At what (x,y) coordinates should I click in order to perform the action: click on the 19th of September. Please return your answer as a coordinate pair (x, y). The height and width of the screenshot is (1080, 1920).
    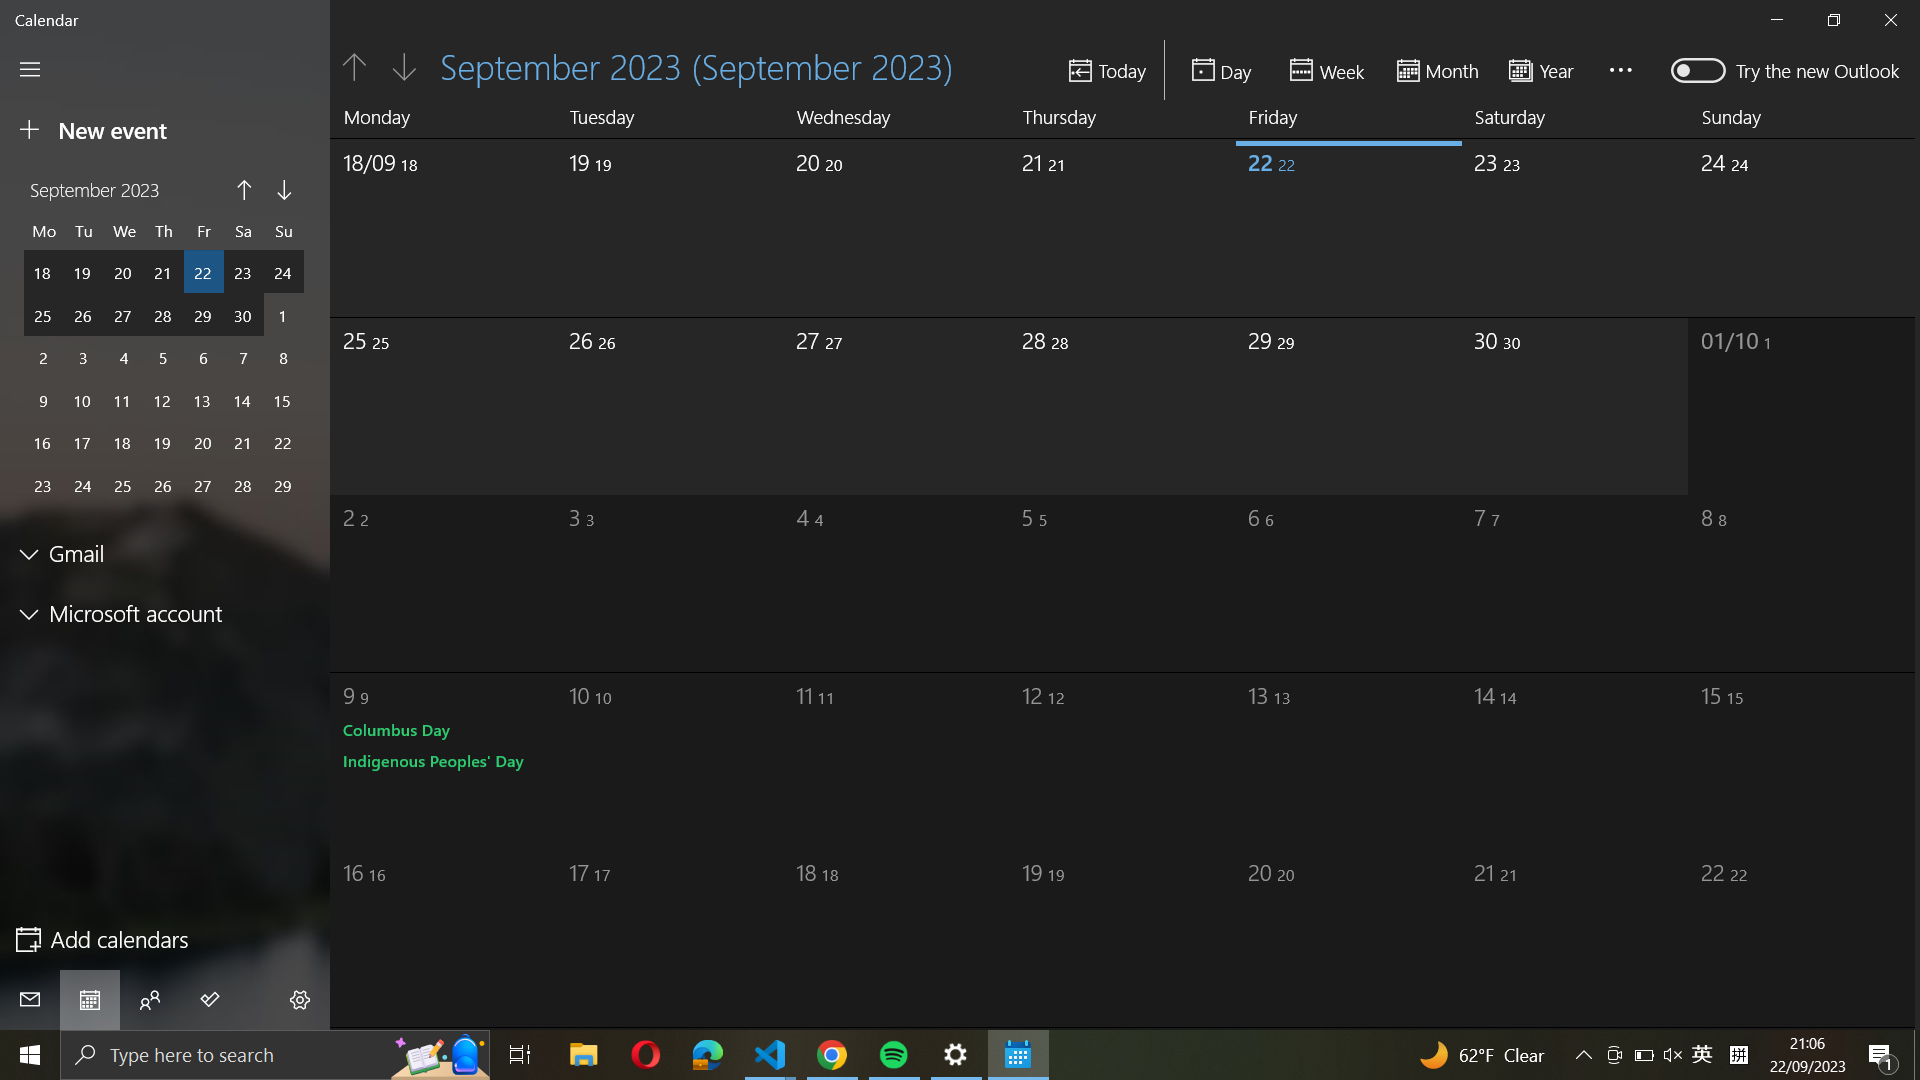
    Looking at the image, I should click on (627, 223).